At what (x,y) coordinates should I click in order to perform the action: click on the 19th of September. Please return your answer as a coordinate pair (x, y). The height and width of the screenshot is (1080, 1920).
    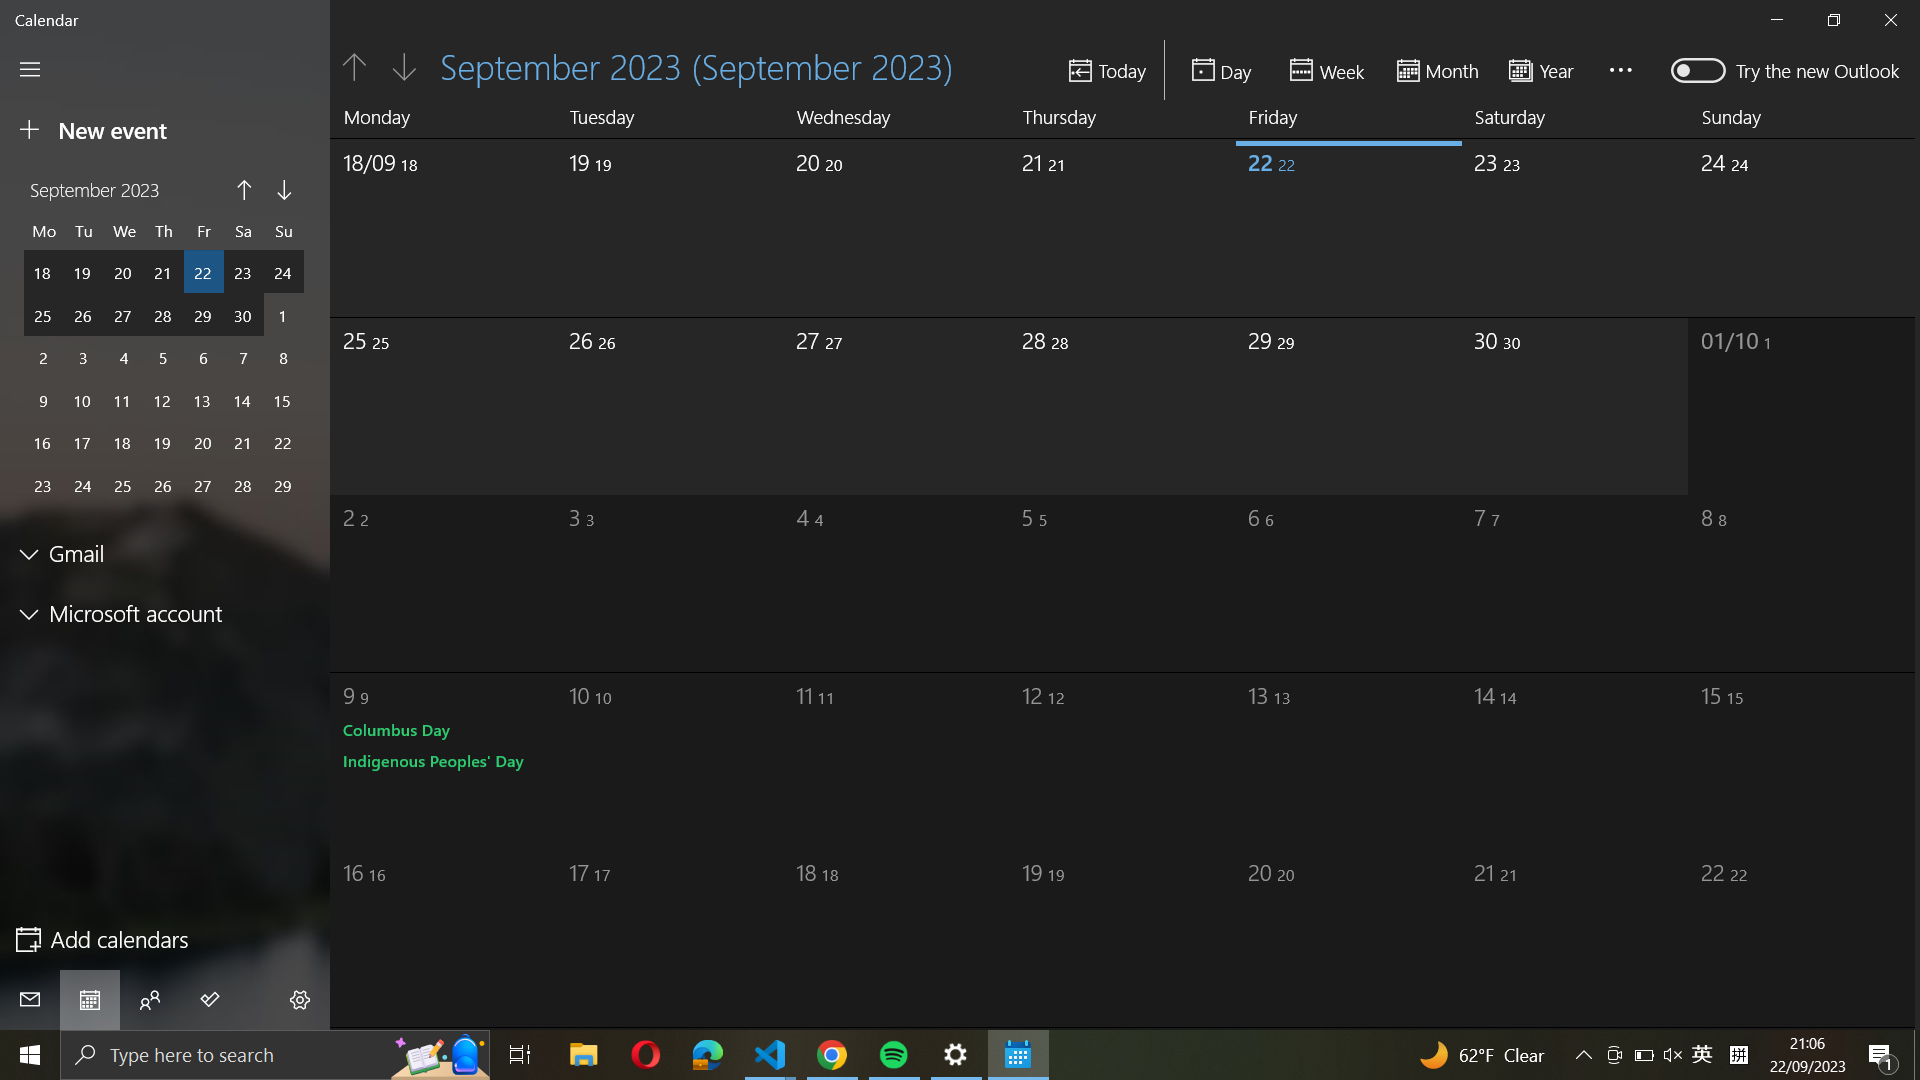
    Looking at the image, I should click on (627, 223).